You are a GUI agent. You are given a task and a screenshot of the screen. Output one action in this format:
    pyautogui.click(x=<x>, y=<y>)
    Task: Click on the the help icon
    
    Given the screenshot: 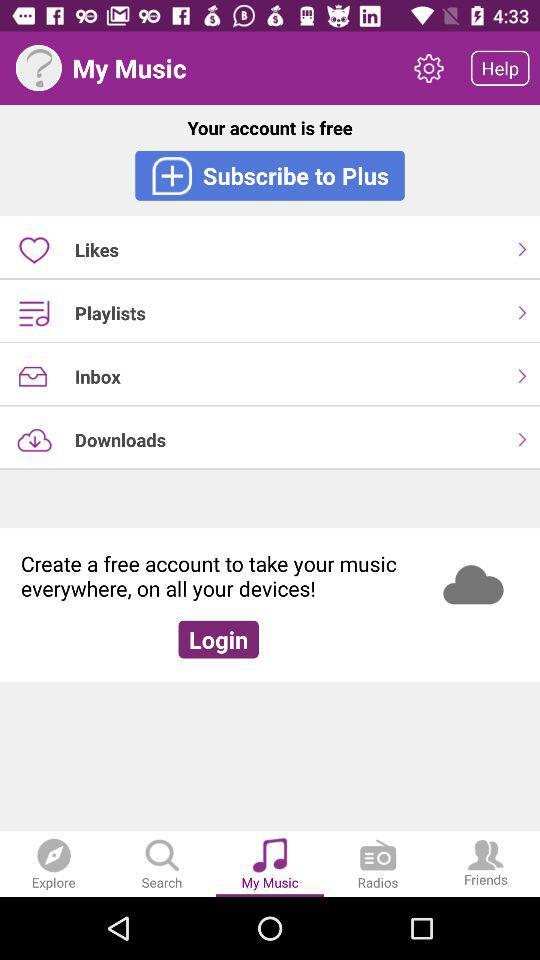 What is the action you would take?
    pyautogui.click(x=38, y=68)
    